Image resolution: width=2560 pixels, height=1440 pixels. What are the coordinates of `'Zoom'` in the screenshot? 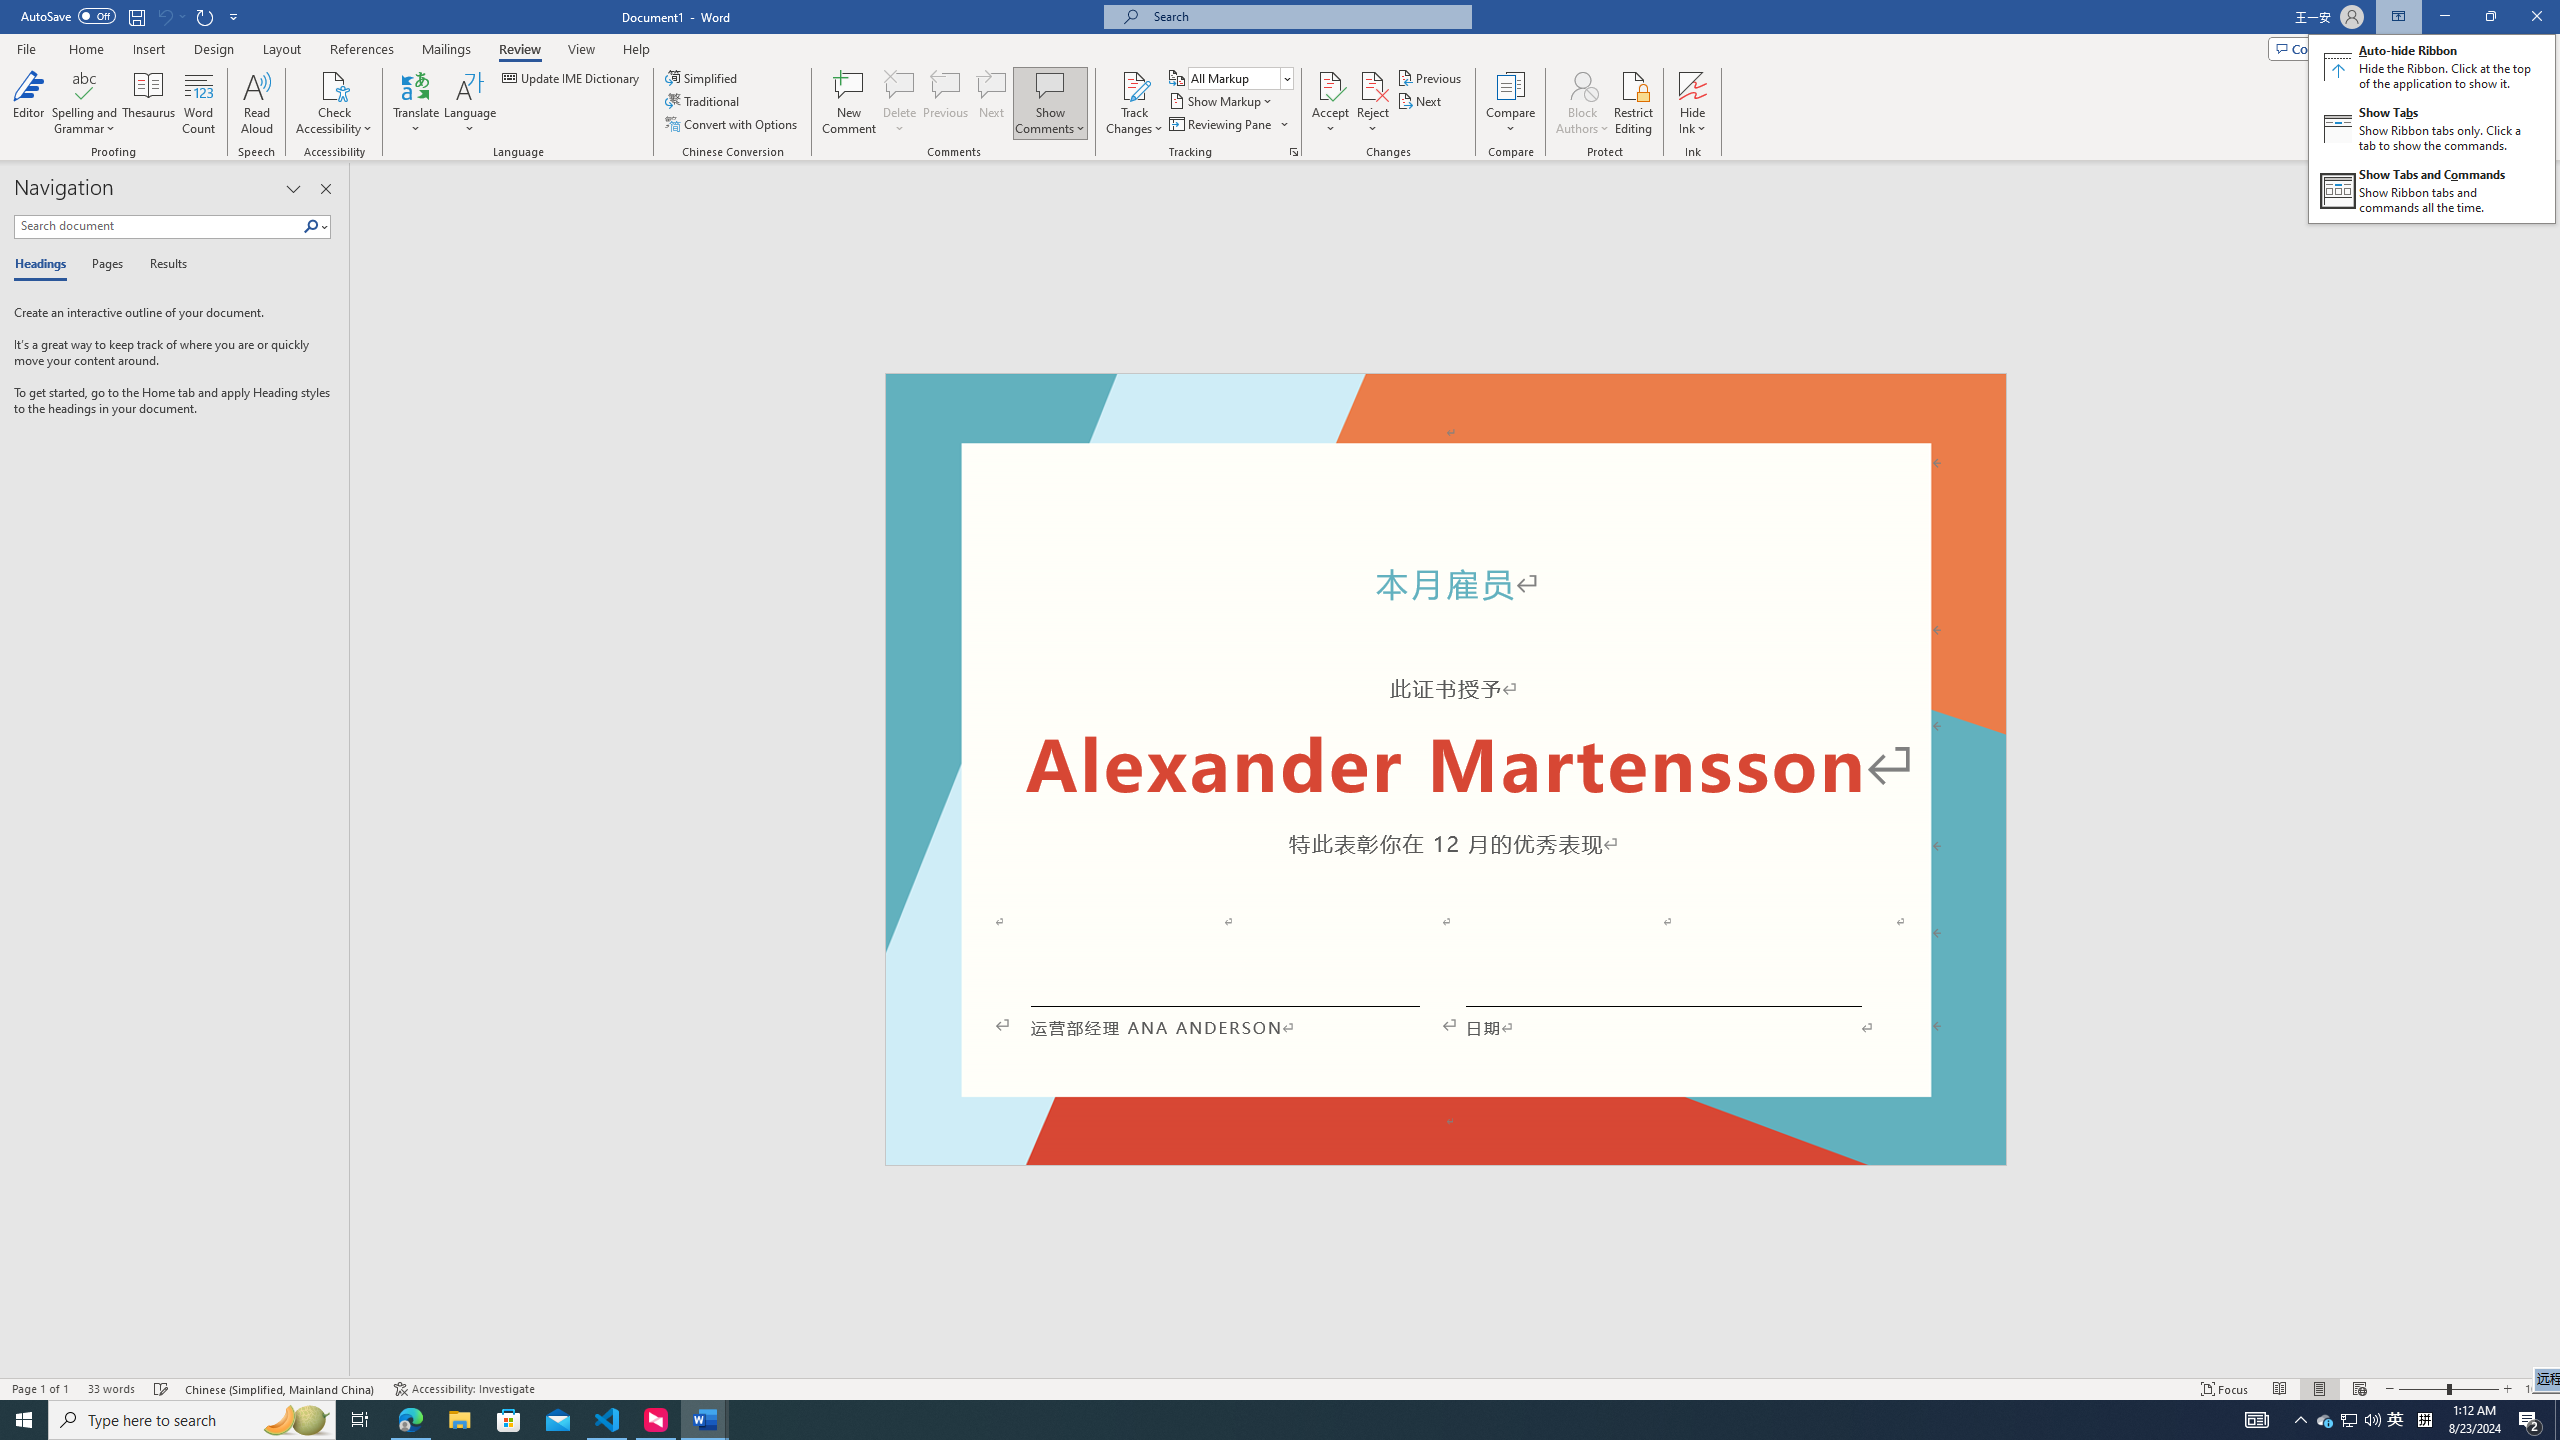 It's located at (2447, 1389).